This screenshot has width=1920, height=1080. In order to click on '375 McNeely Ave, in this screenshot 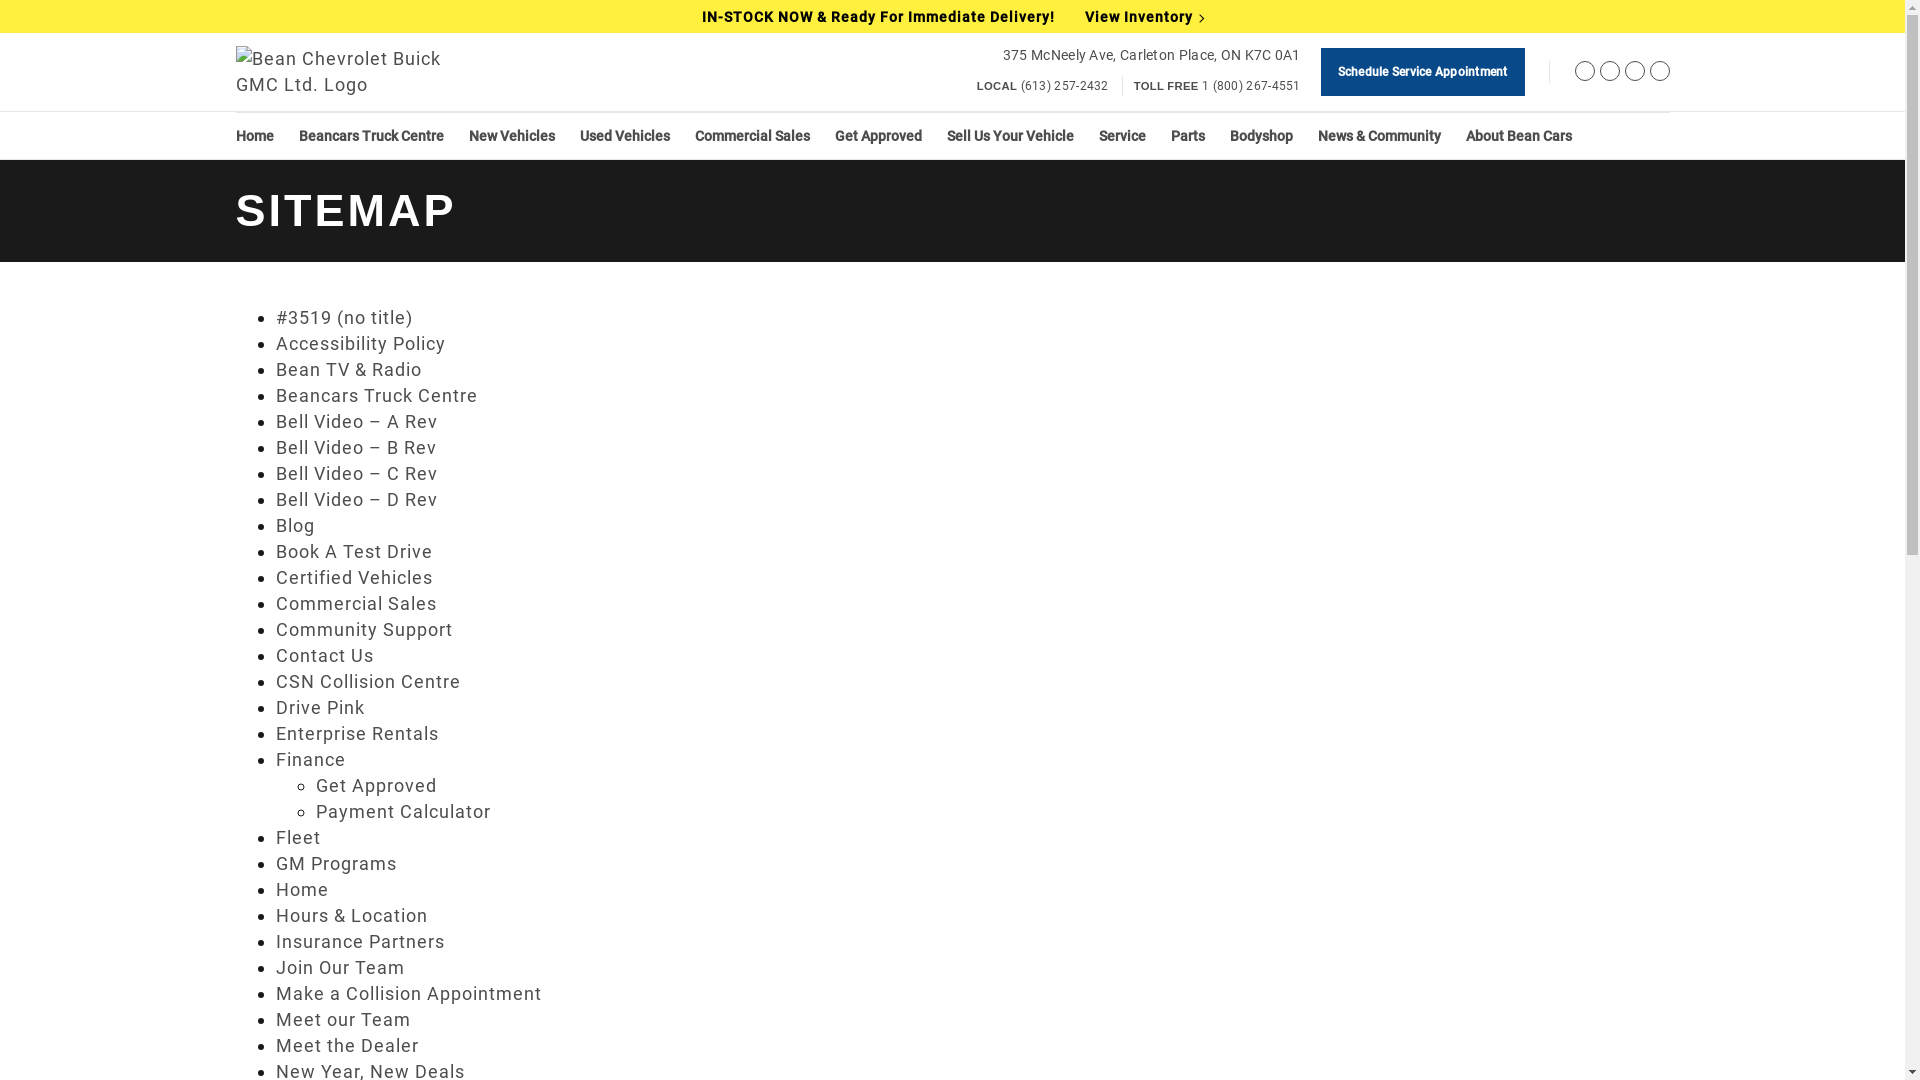, I will do `click(1152, 54)`.